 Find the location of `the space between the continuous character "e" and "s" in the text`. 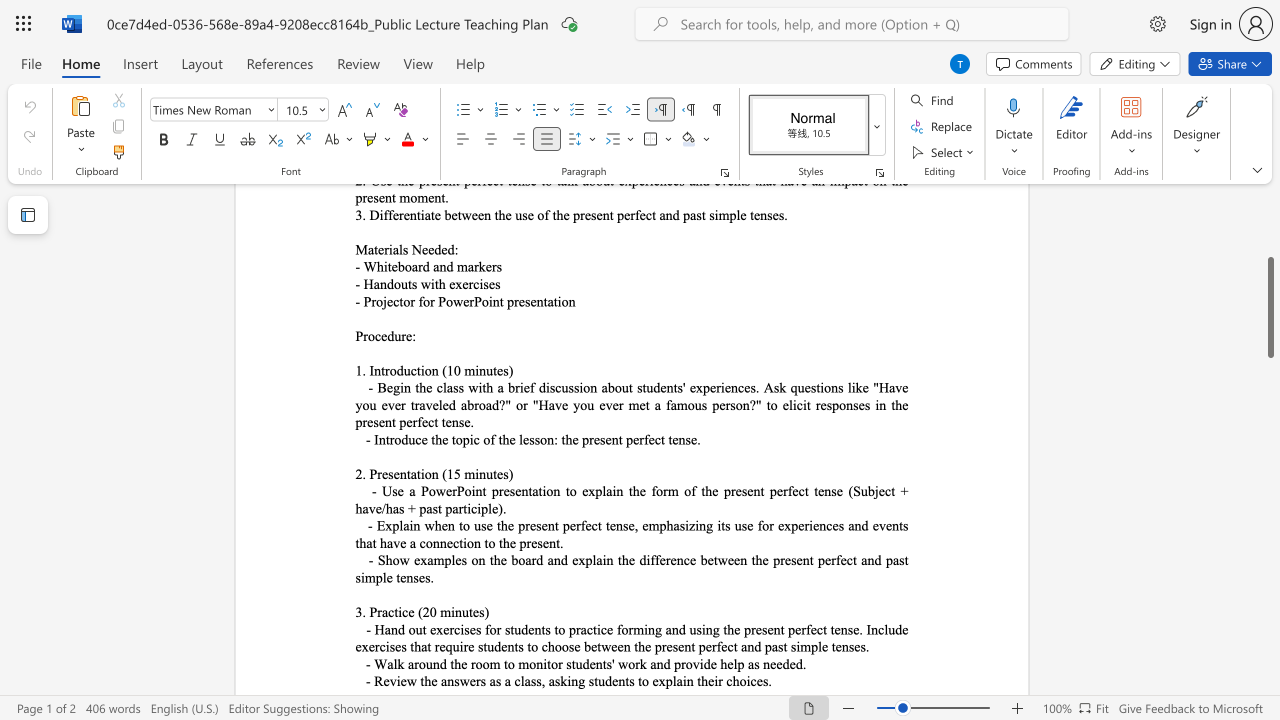

the space between the continuous character "e" and "s" in the text is located at coordinates (761, 680).